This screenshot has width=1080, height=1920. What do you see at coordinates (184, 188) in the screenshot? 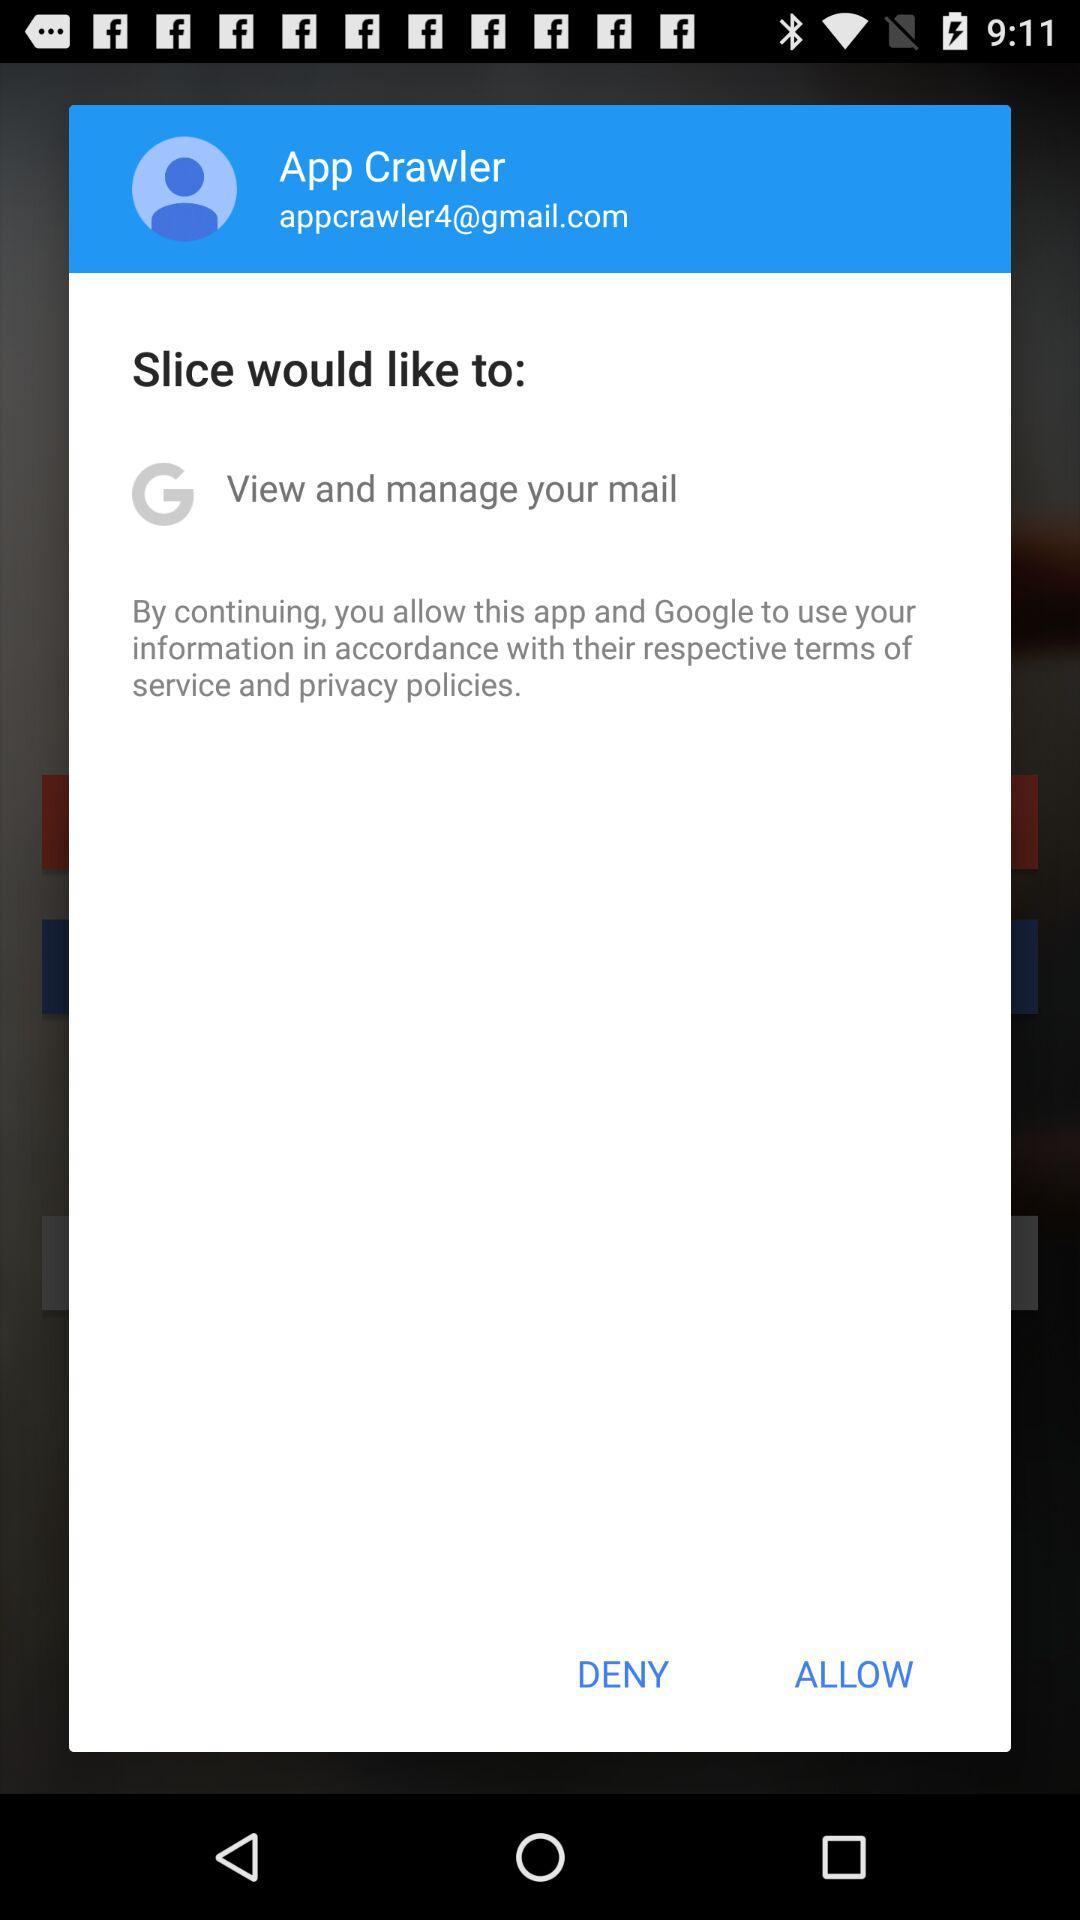
I see `icon next to app crawler` at bounding box center [184, 188].